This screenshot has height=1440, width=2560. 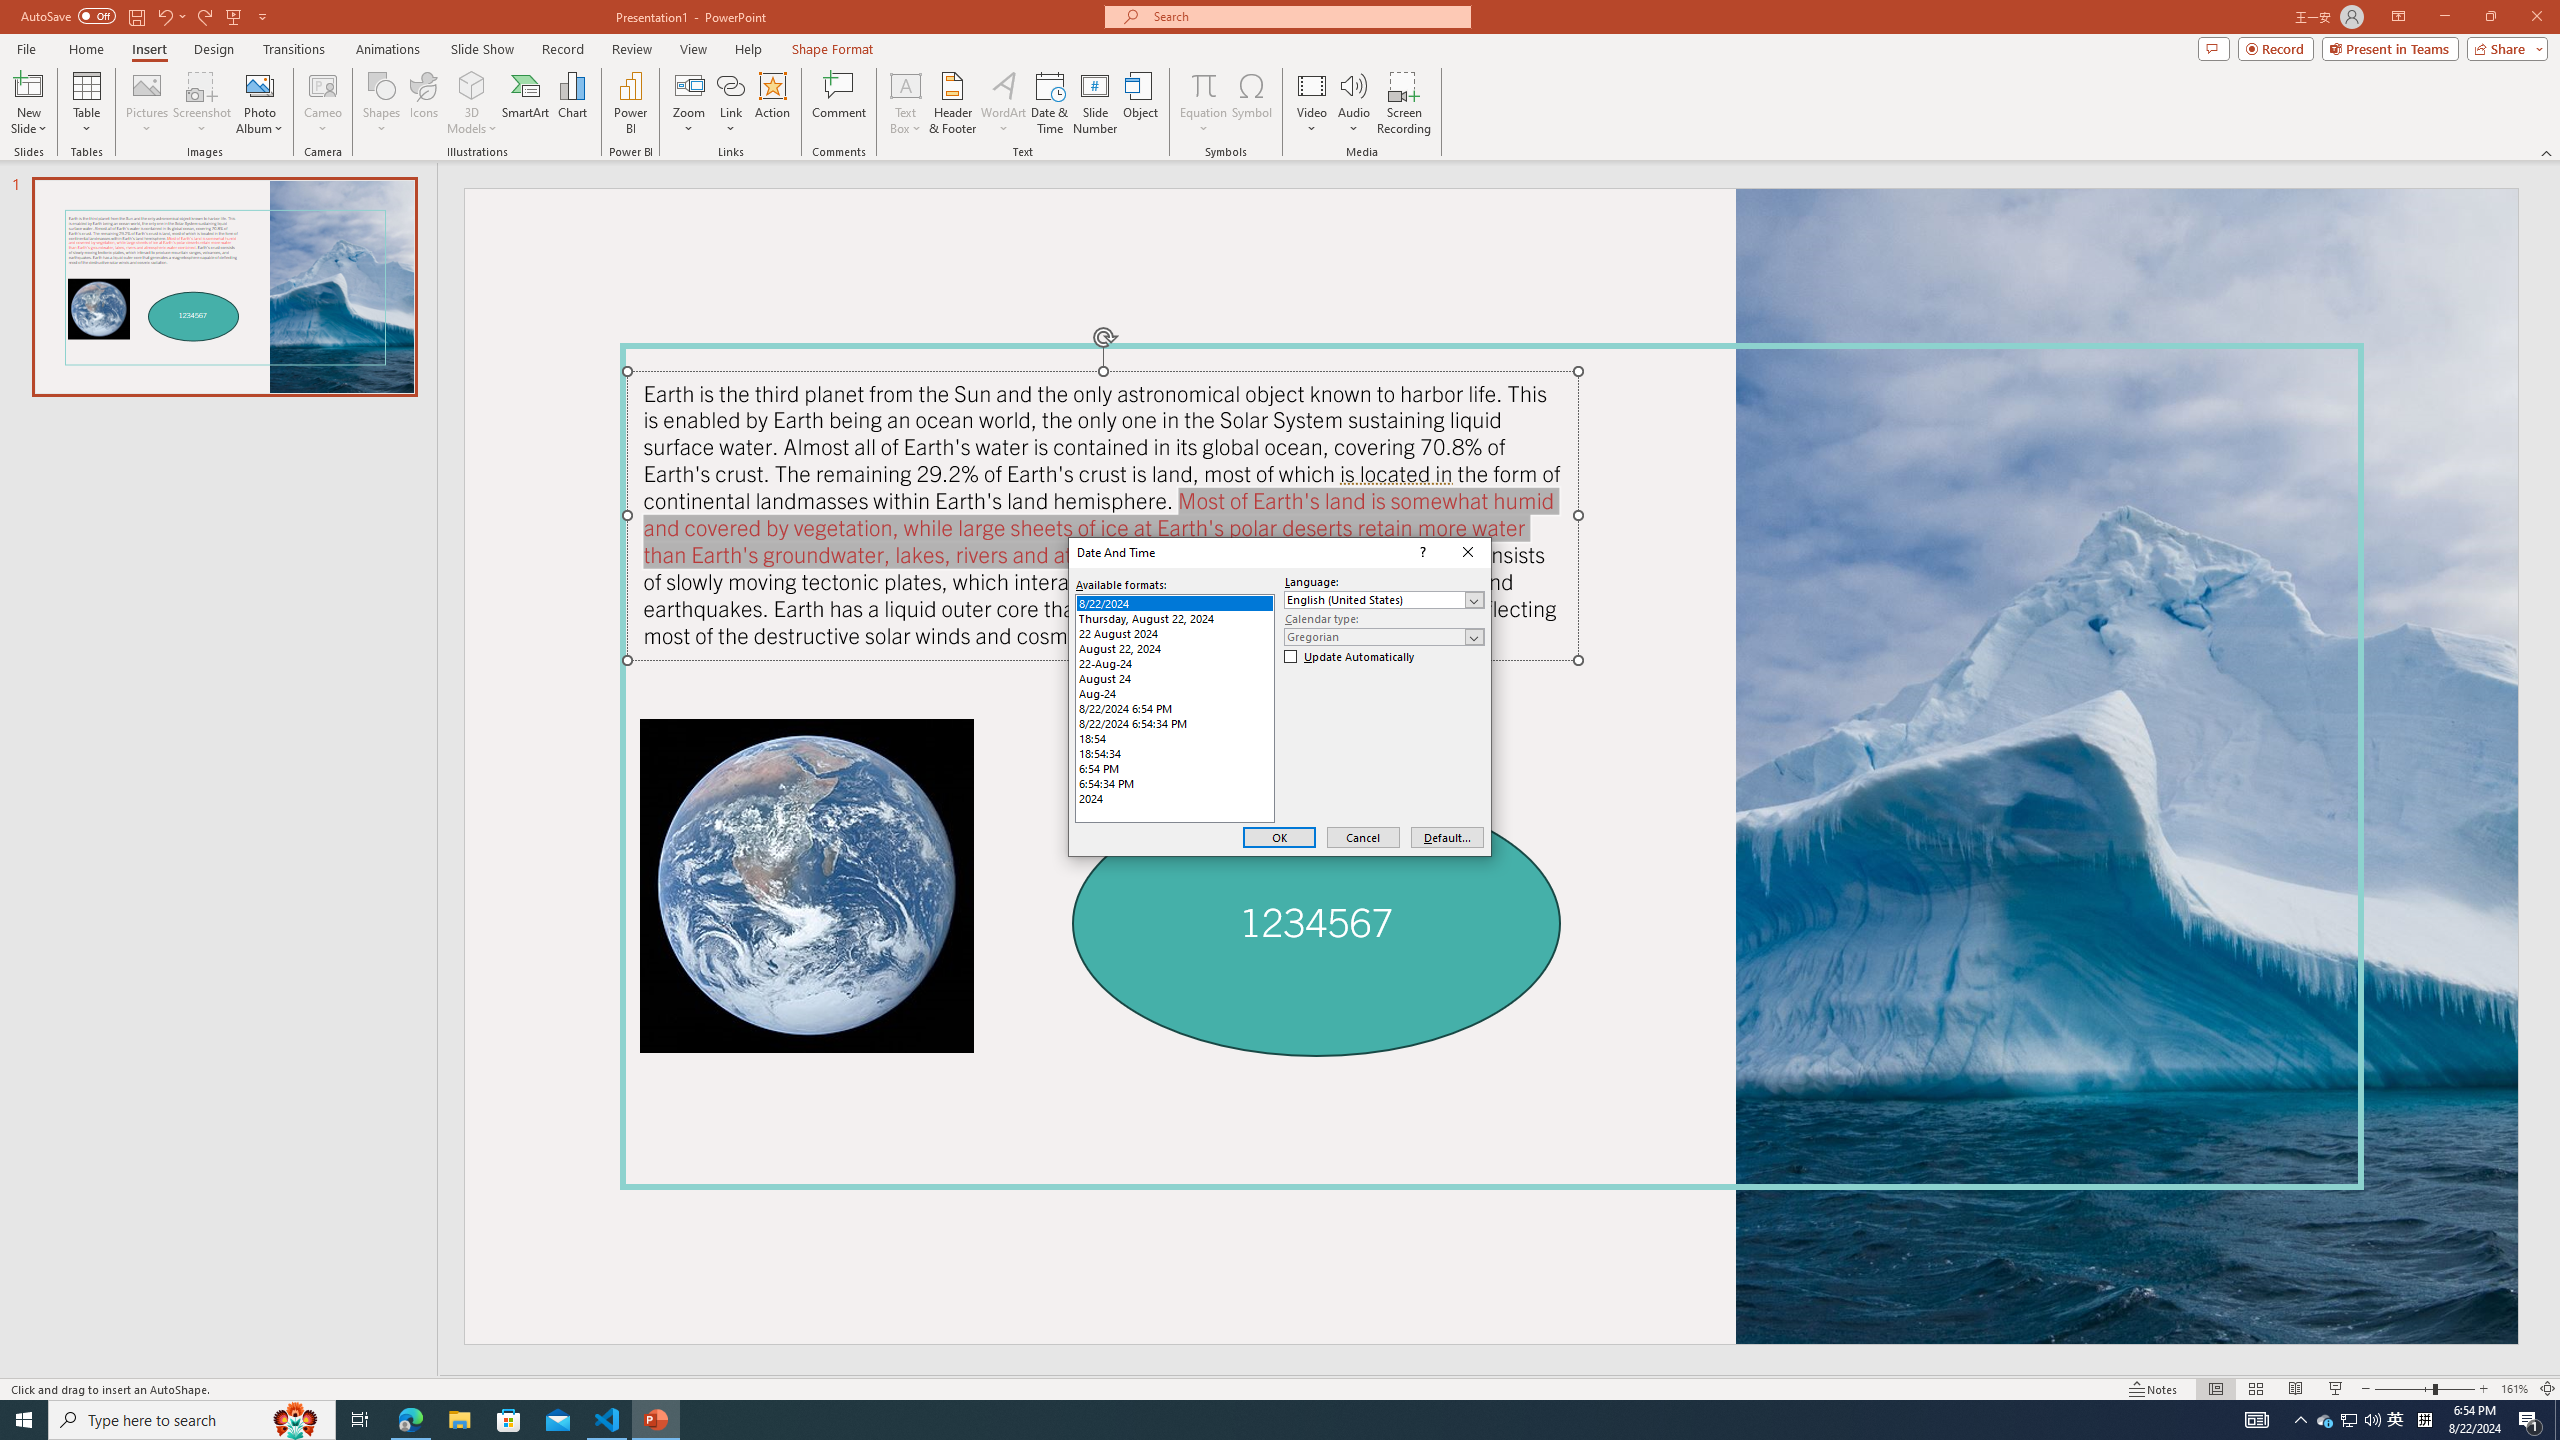 What do you see at coordinates (1174, 617) in the screenshot?
I see `'Thursday, August 22, 2024'` at bounding box center [1174, 617].